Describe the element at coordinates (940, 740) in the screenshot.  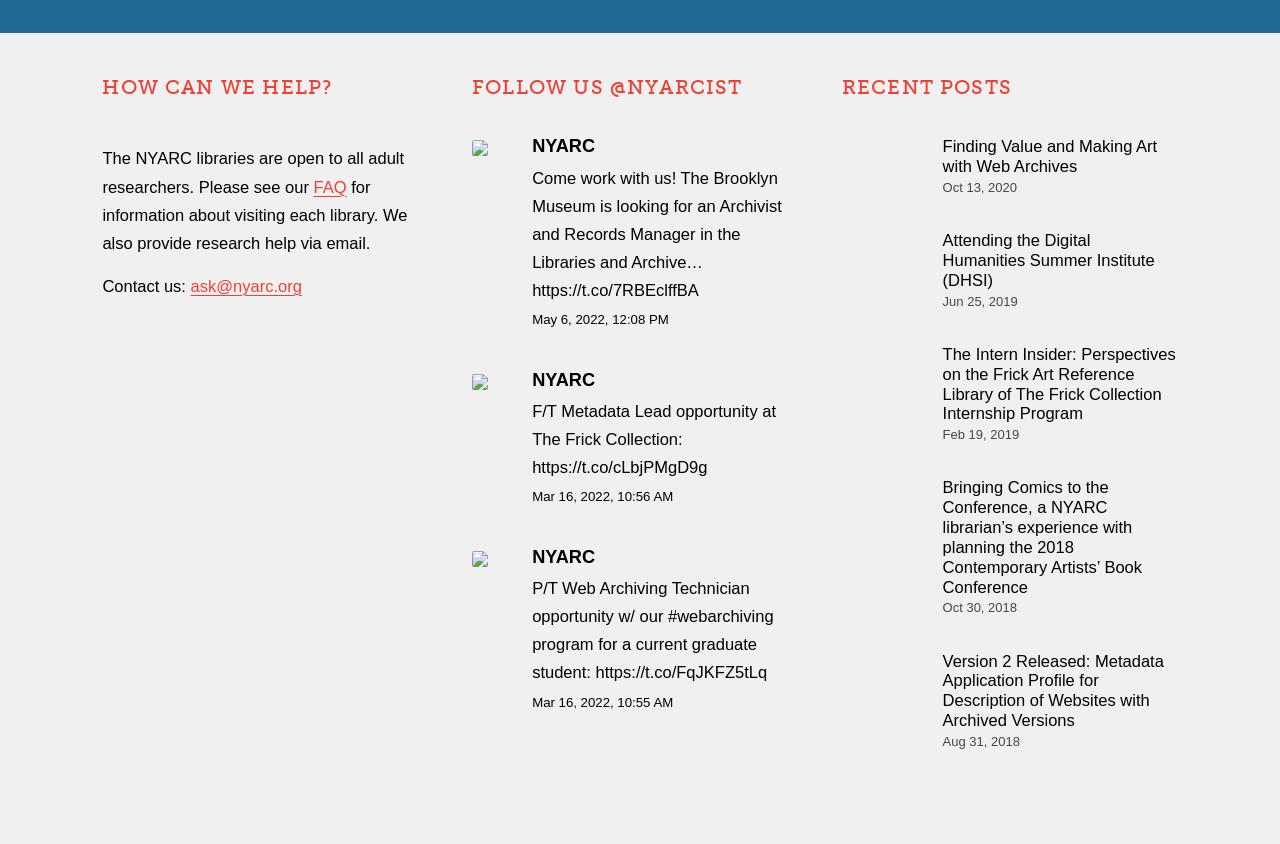
I see `'Aug 31, 2018'` at that location.